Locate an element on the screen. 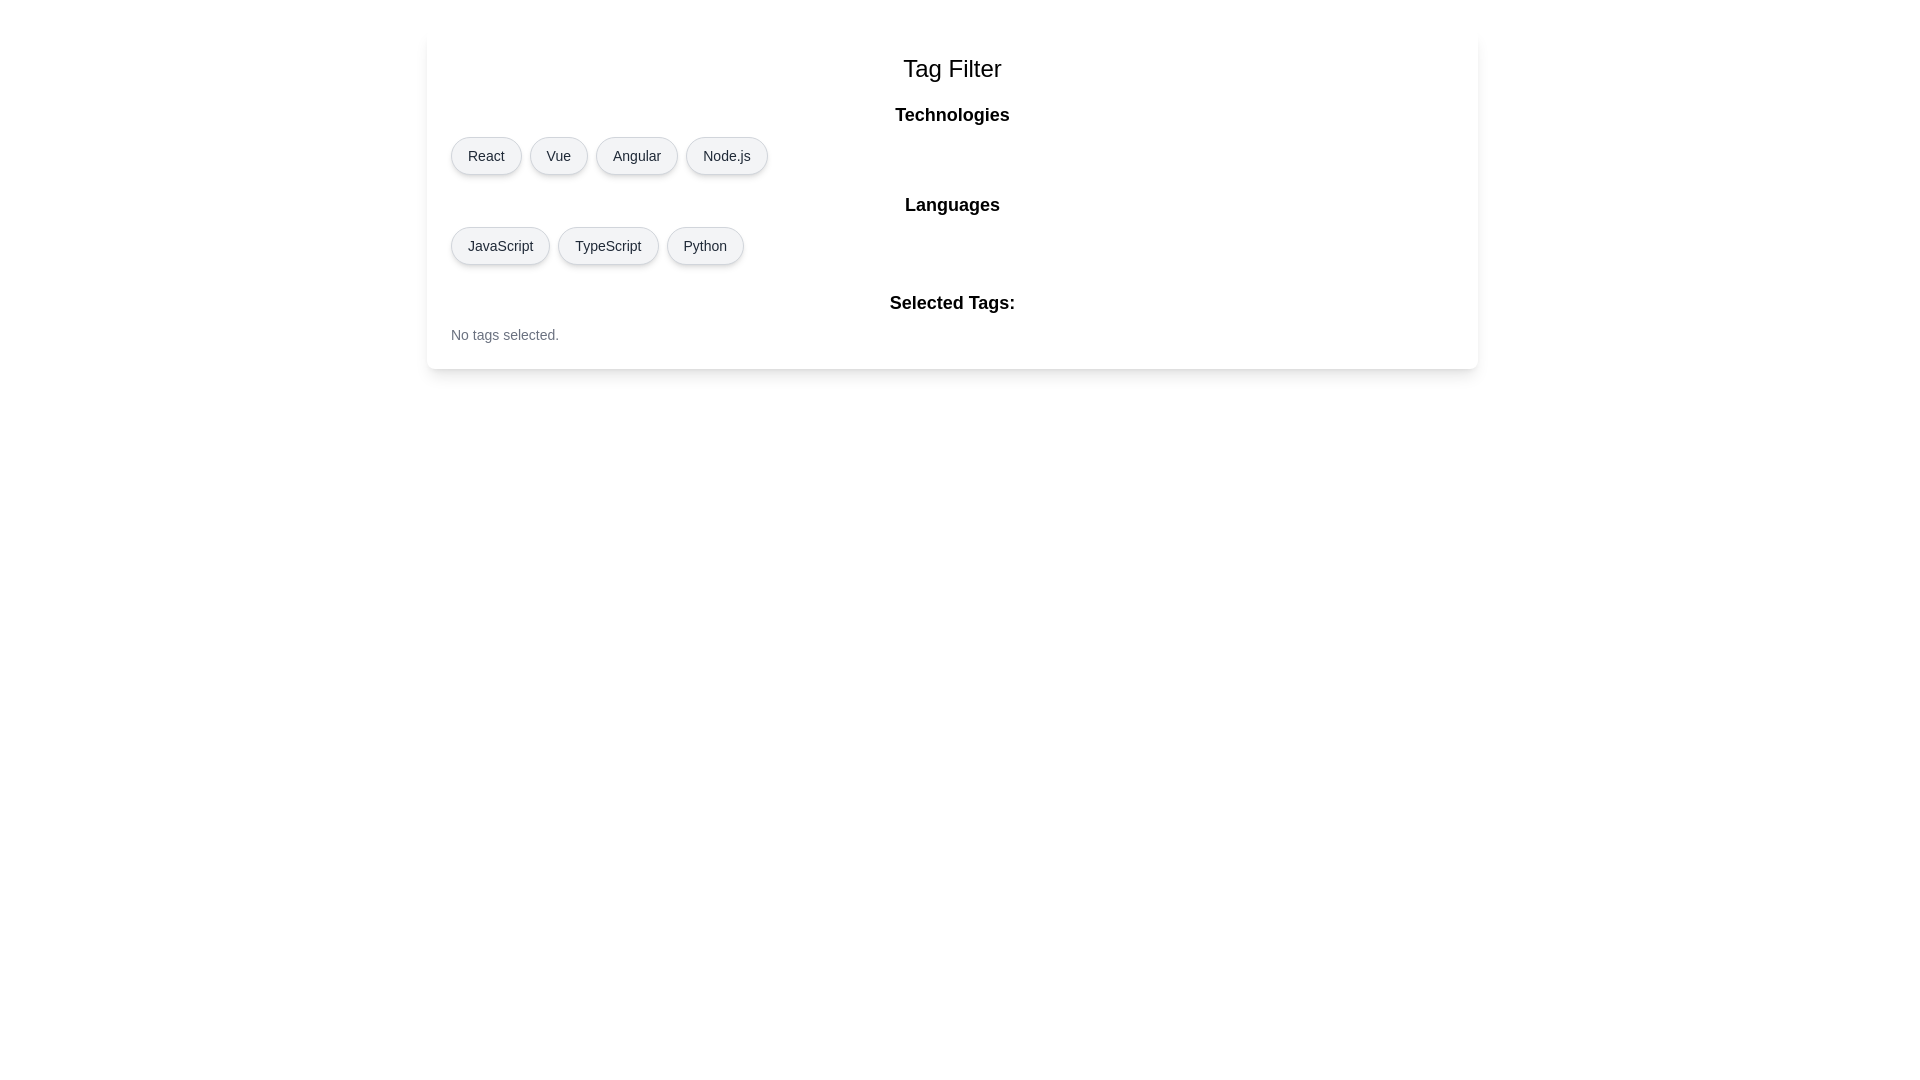  the 'Node.js' button, which is the fourth button in a horizontal row of filter options is located at coordinates (725, 154).